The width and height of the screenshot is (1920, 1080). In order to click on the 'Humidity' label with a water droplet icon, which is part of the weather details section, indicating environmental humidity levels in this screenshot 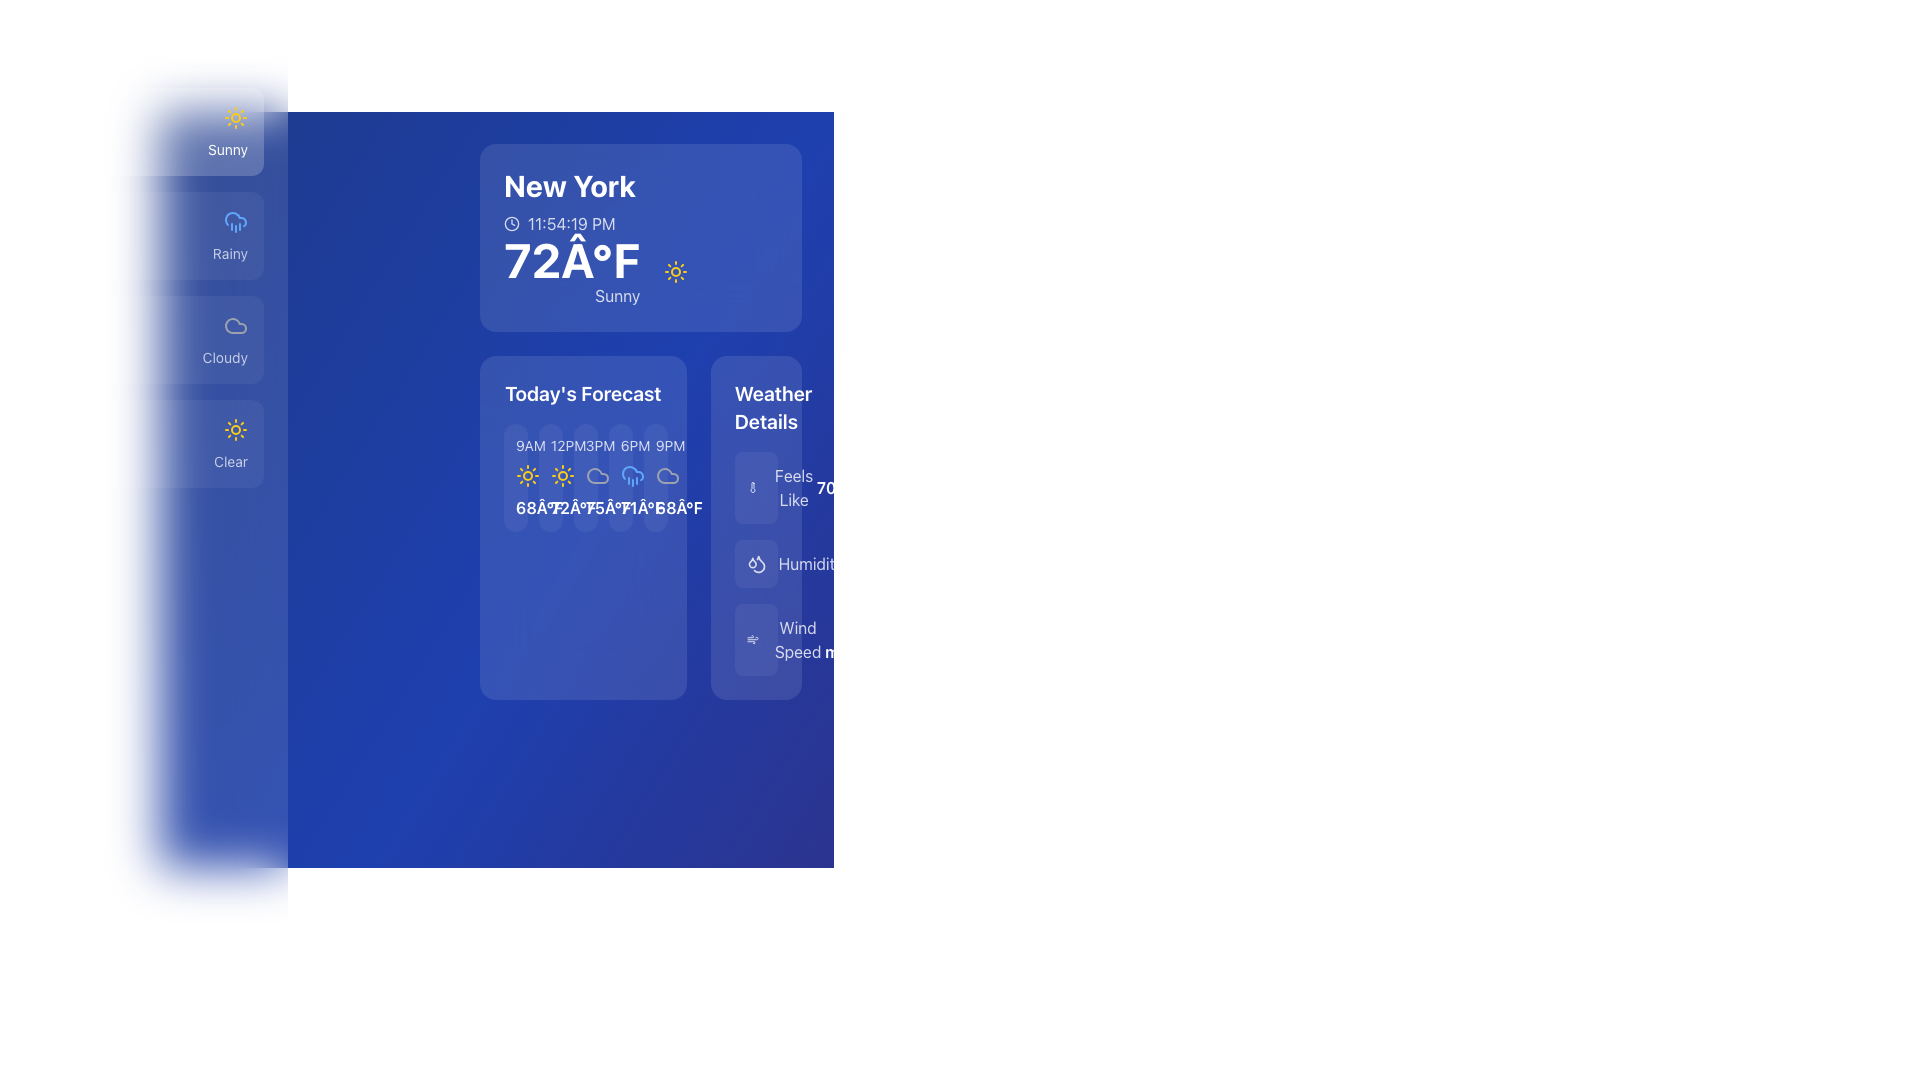, I will do `click(794, 563)`.